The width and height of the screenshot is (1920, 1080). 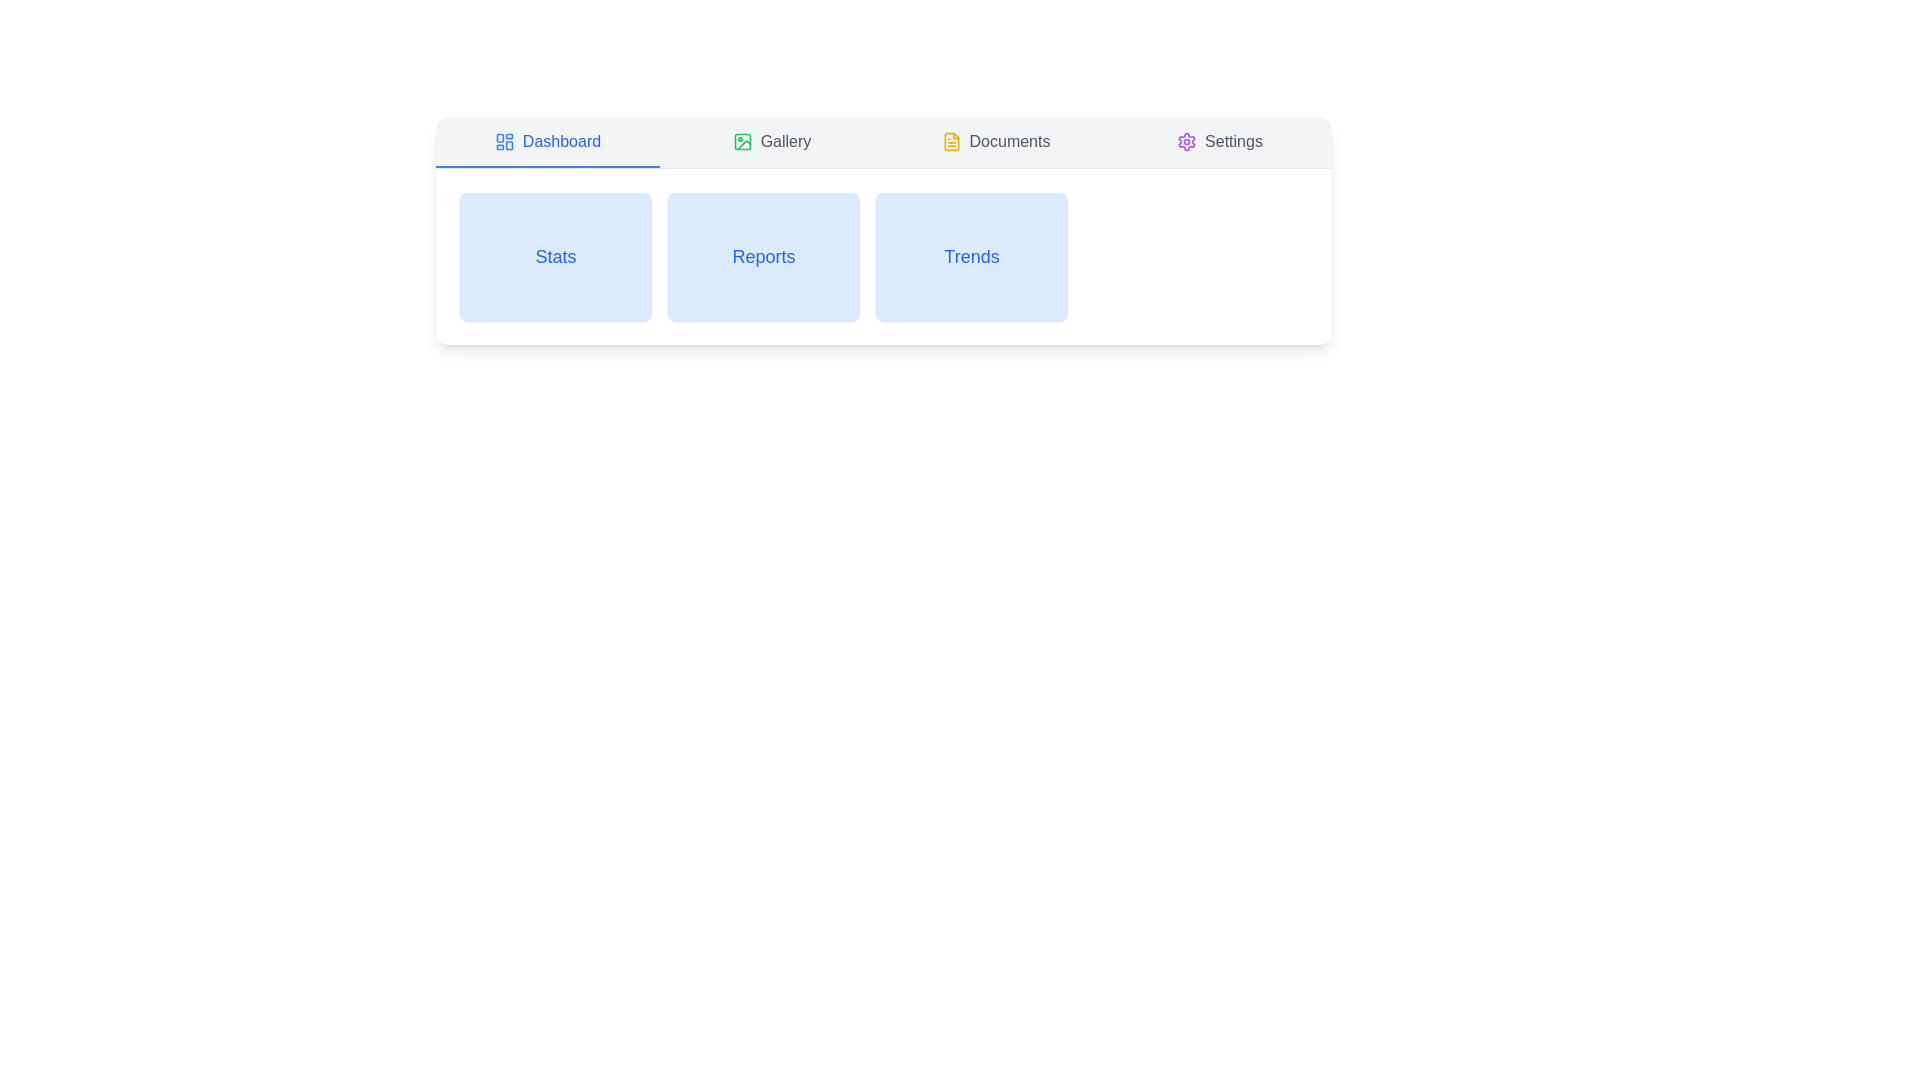 I want to click on the navigational button for the gallery section, located in the second position of the navigation tabs, so click(x=771, y=141).